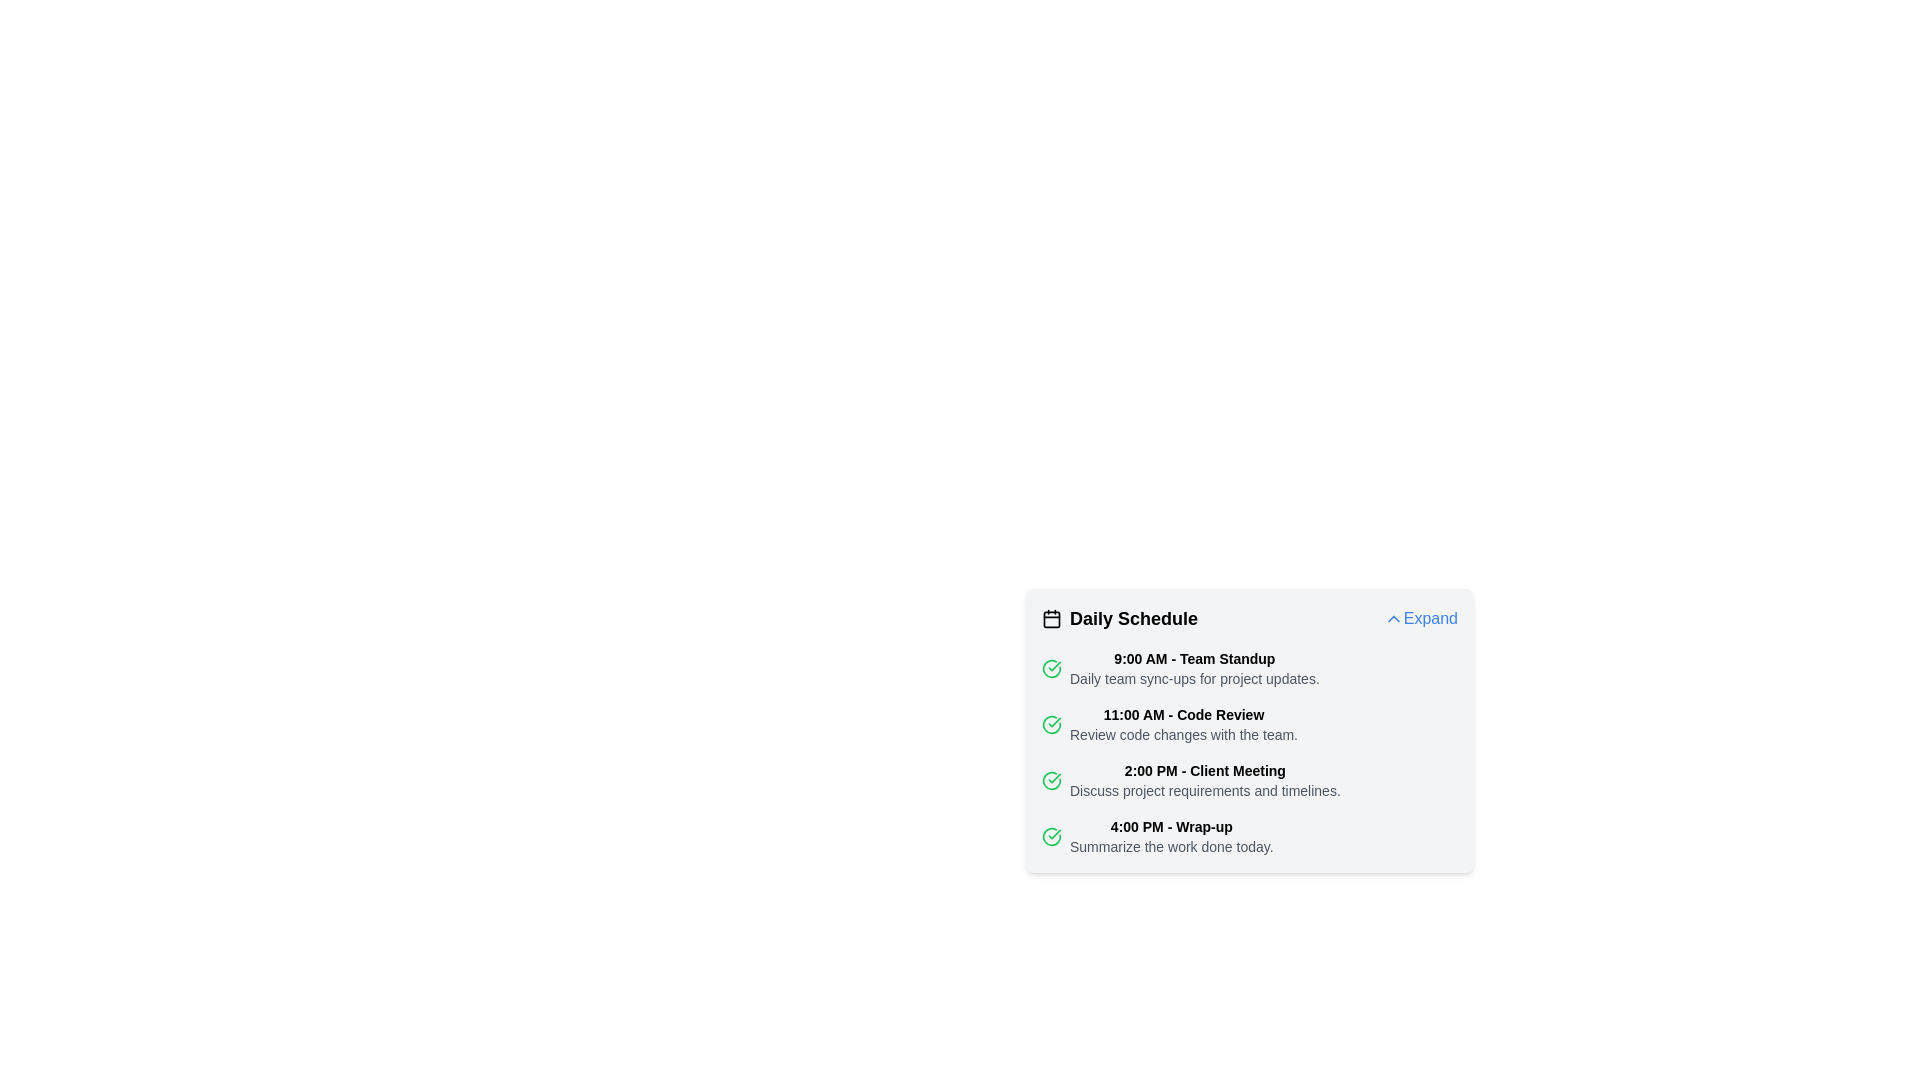  Describe the element at coordinates (1194, 677) in the screenshot. I see `description text providing details about the 'Team Standup' event, which is located beneath the bolded '9:00 AM - Team Standup' text in the Daily Schedule section` at that location.